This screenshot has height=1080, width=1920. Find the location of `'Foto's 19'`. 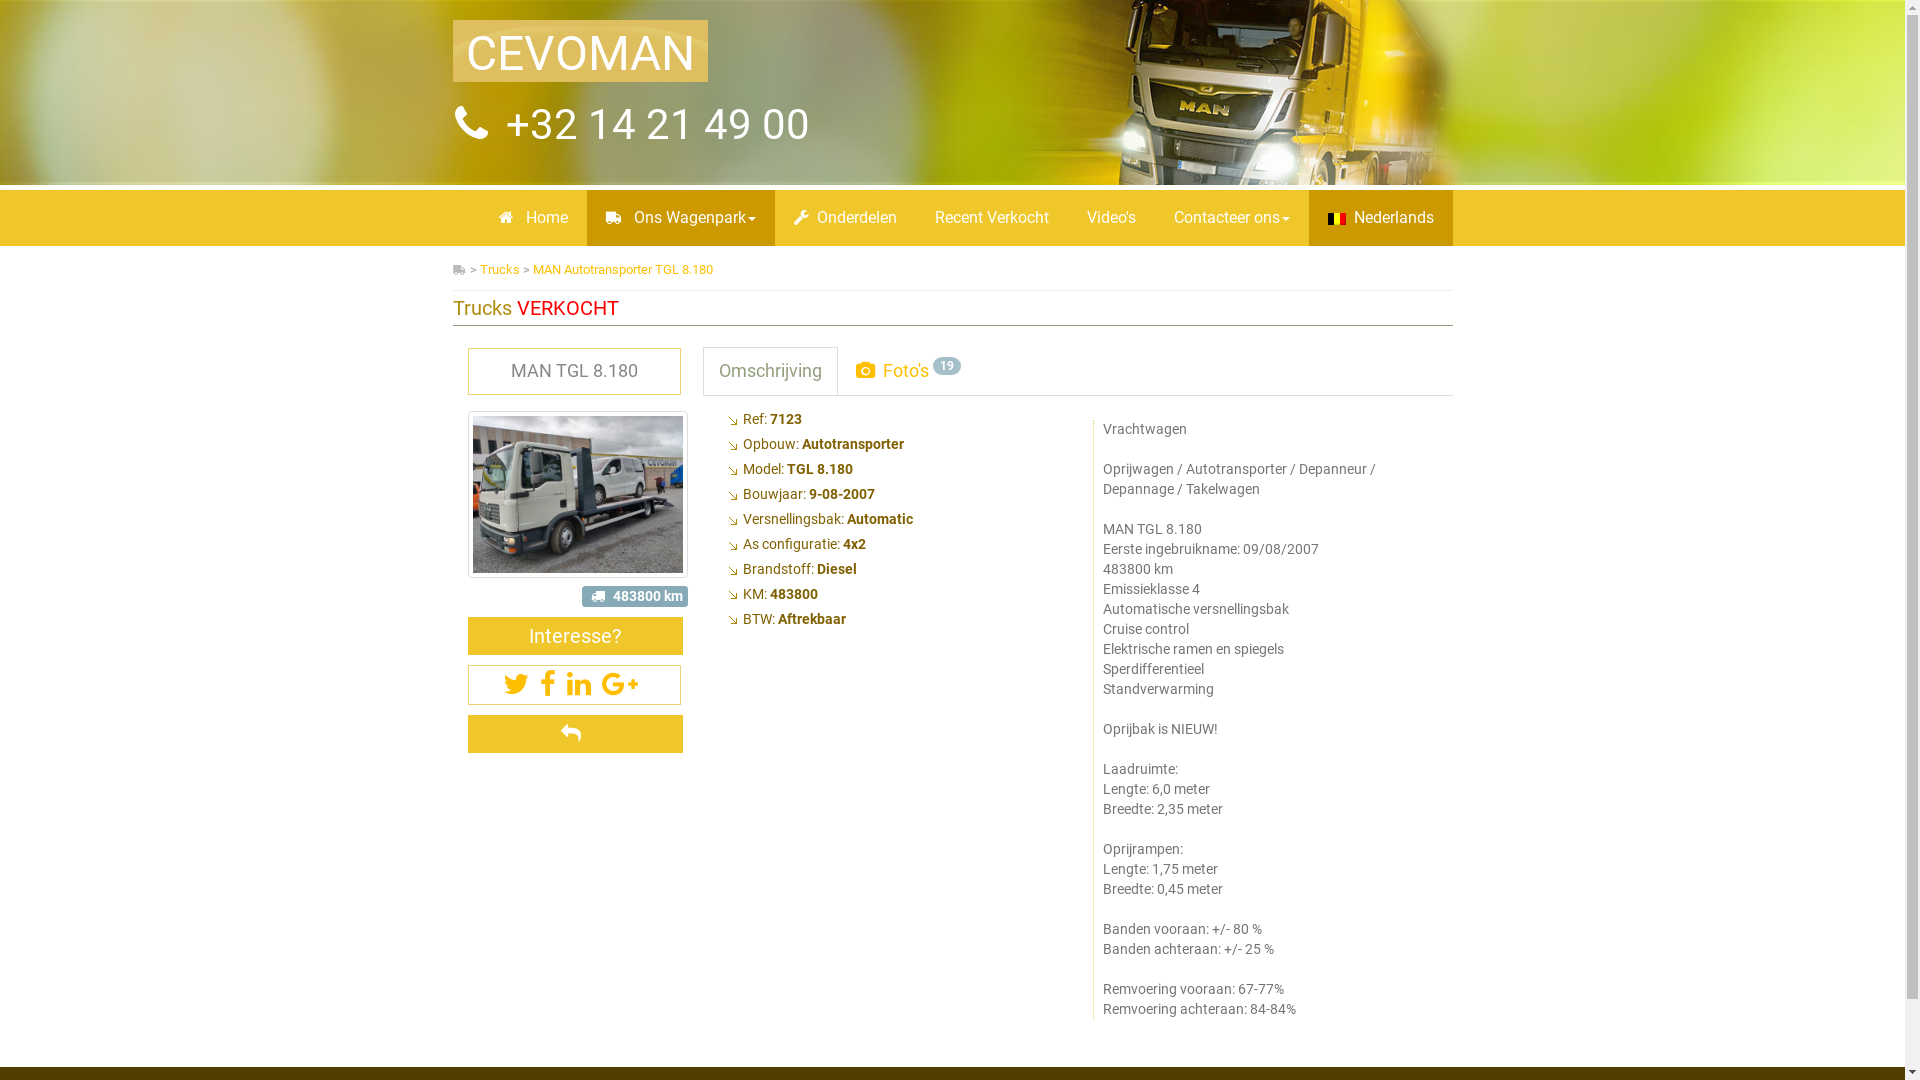

'Foto's 19' is located at coordinates (907, 370).